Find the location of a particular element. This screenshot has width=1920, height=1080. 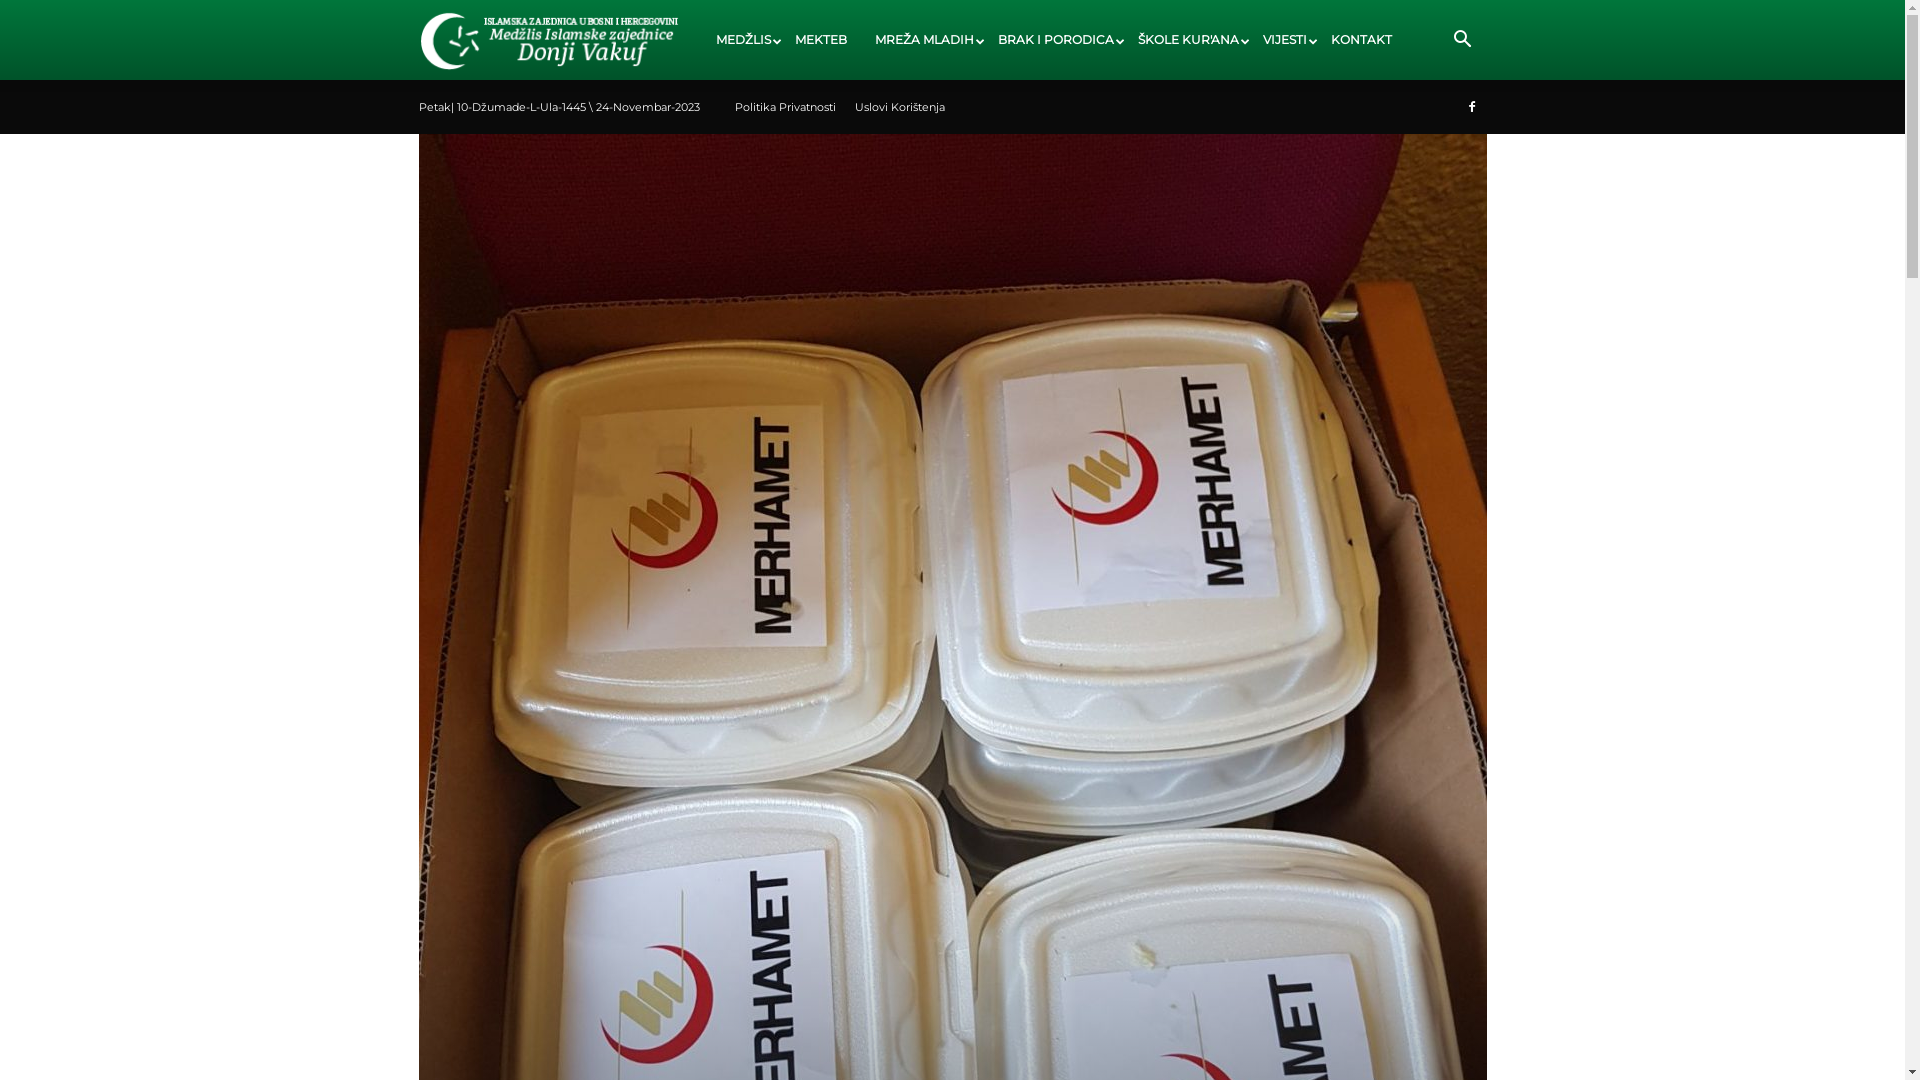

'VIJESTI' is located at coordinates (1282, 39).